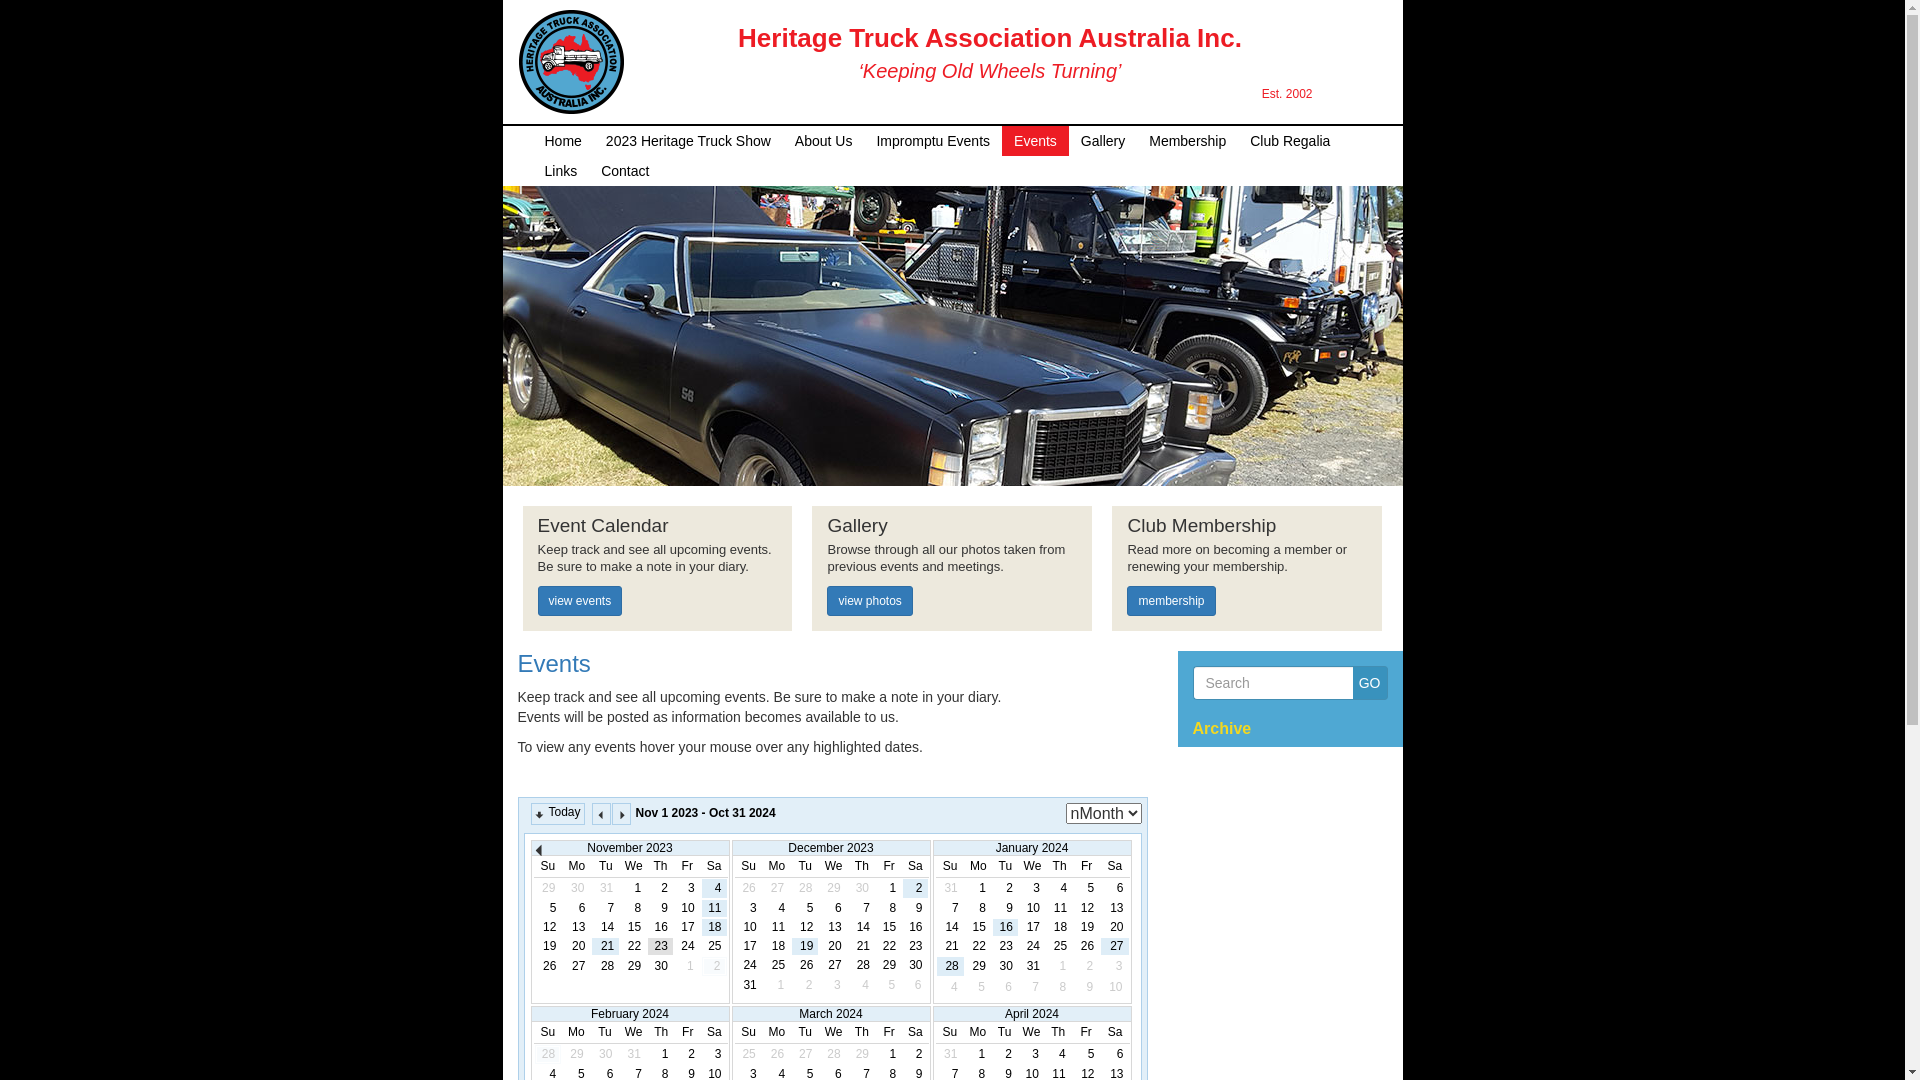 This screenshot has height=1080, width=1920. Describe the element at coordinates (621, 887) in the screenshot. I see `'1'` at that location.